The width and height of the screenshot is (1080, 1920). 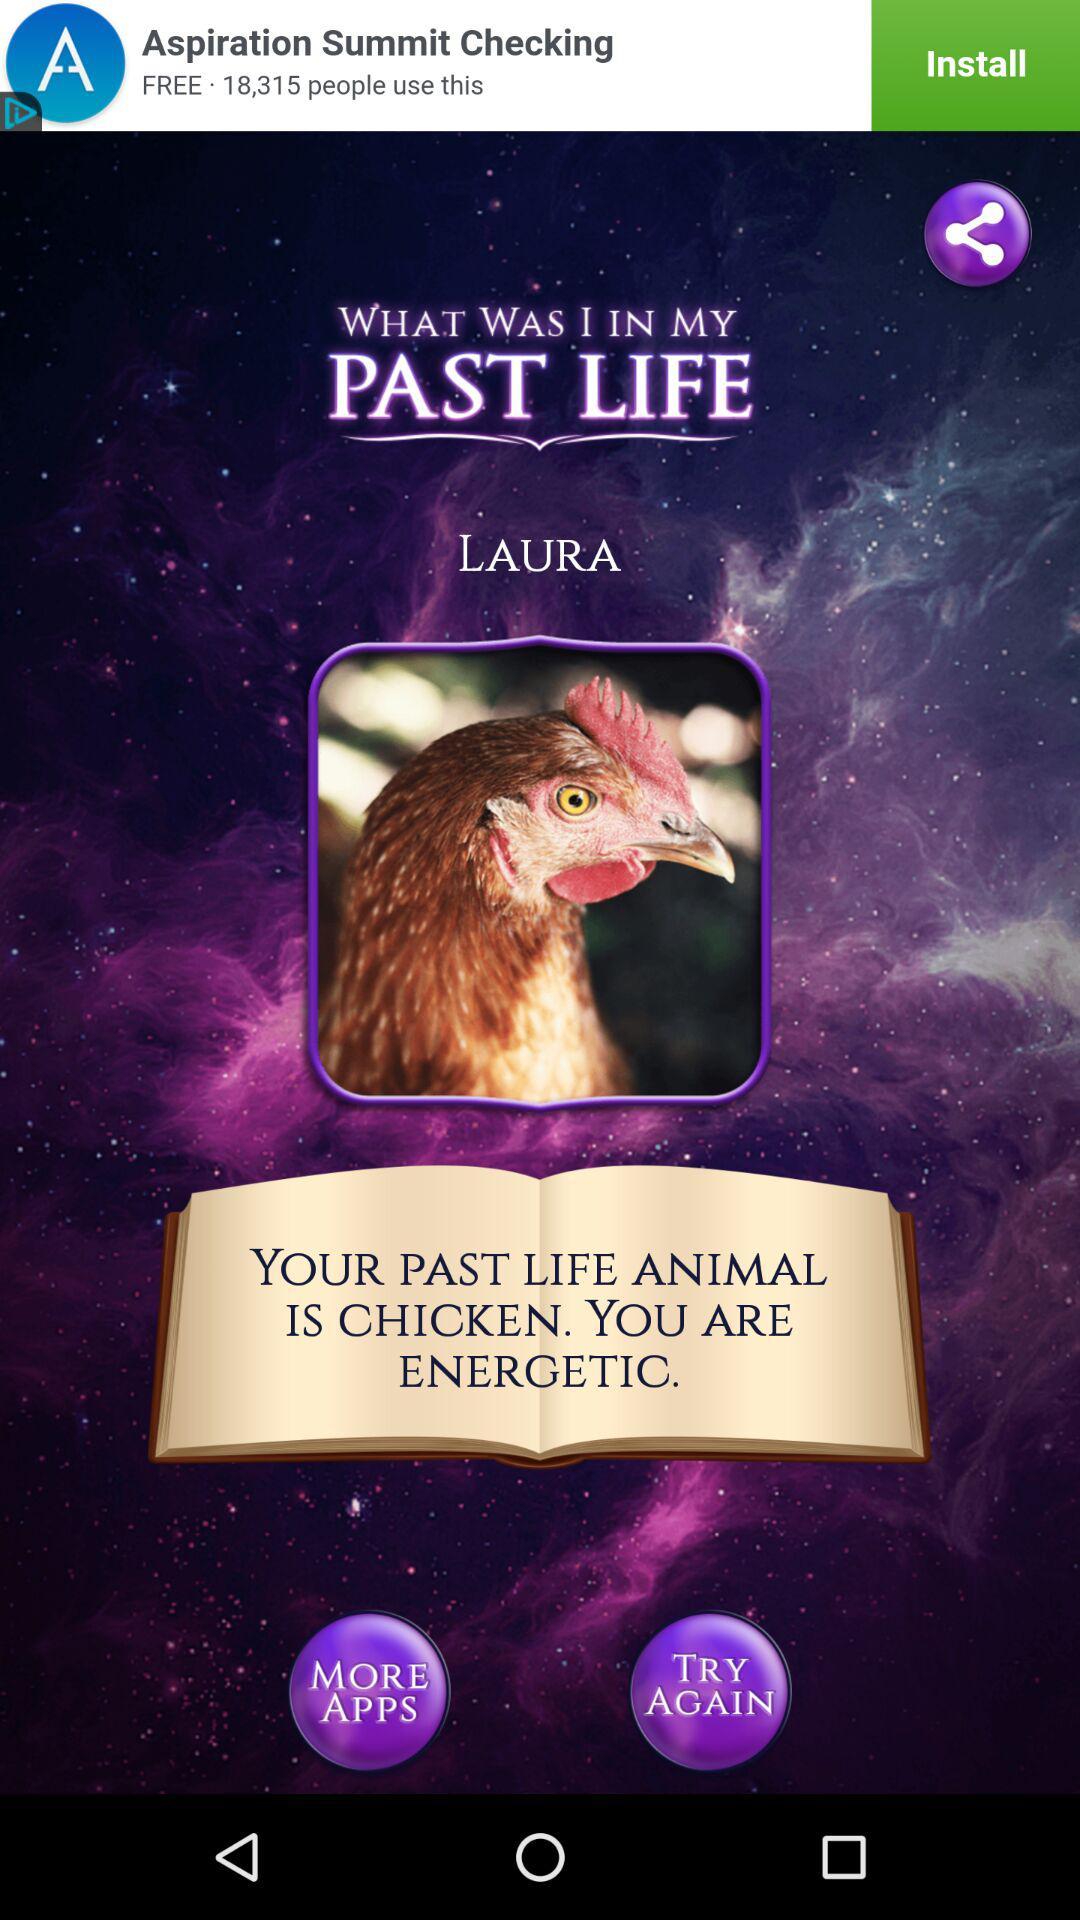 I want to click on start installation of the app, so click(x=540, y=65).